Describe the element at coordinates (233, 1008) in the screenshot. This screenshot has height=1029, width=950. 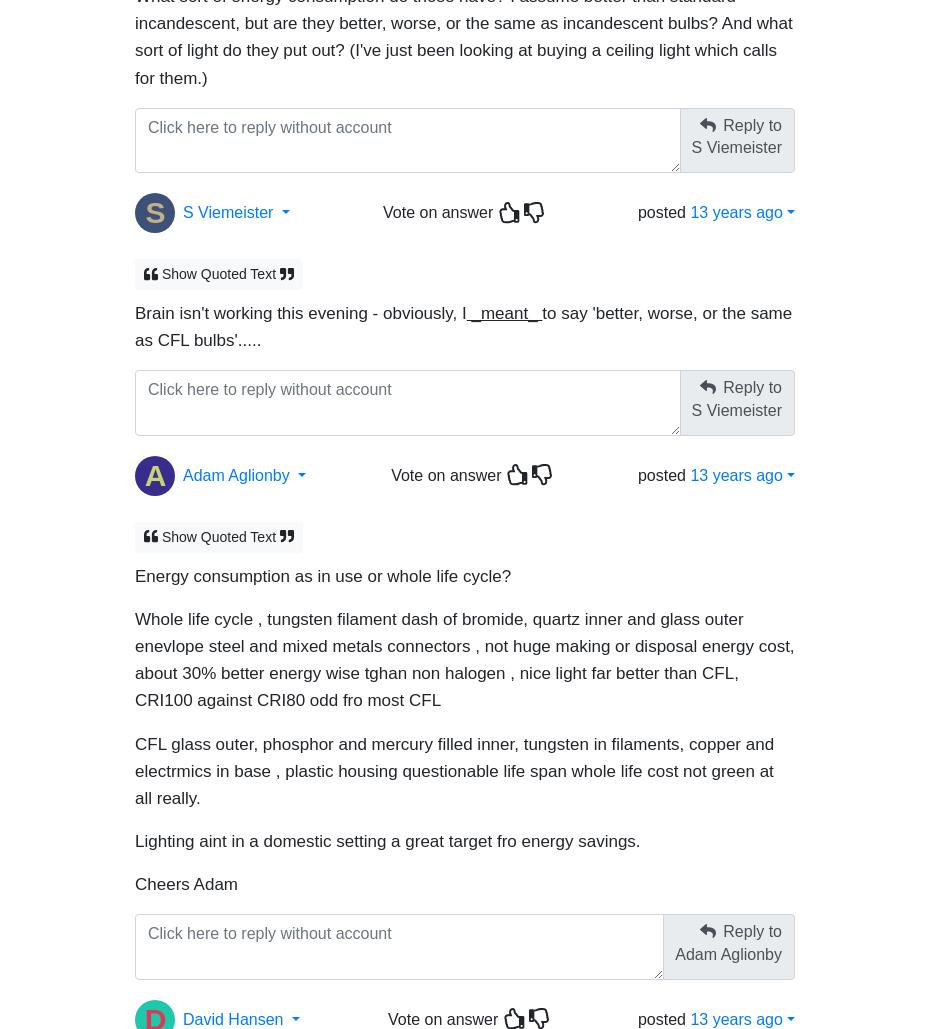
I see `'David Hansen'` at that location.